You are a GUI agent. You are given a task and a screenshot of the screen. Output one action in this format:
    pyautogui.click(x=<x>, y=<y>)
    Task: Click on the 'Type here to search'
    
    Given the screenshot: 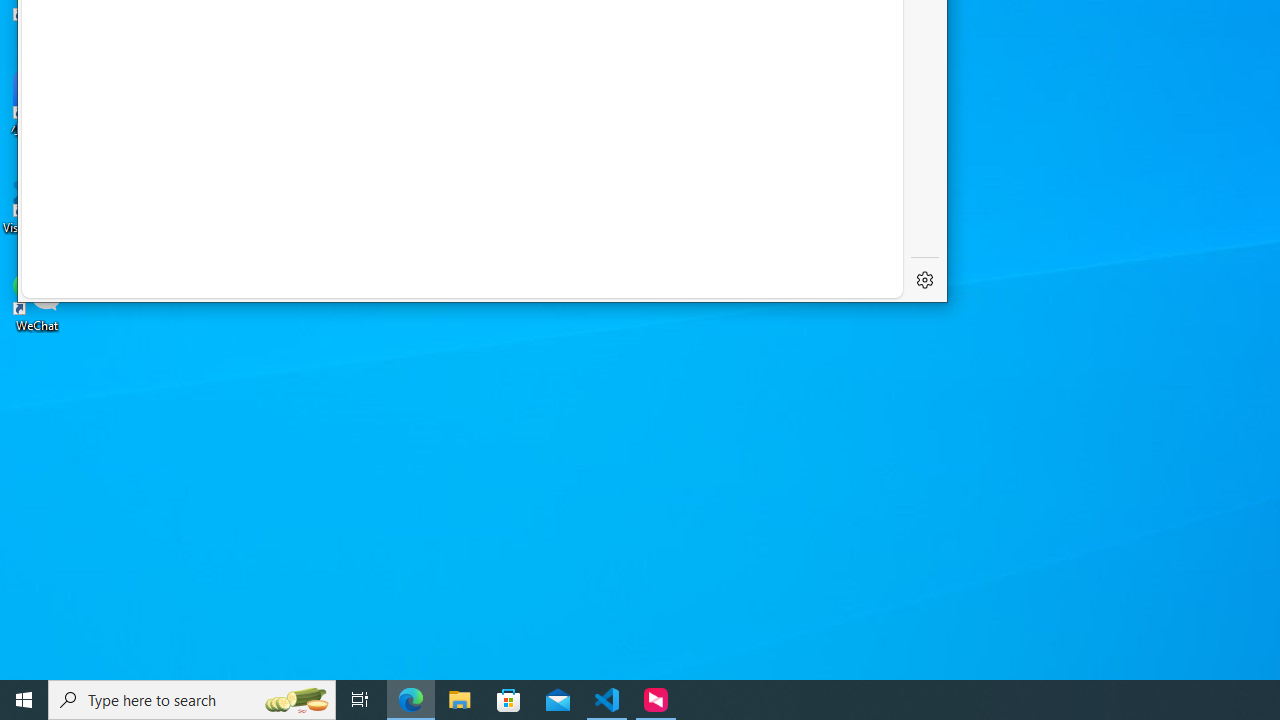 What is the action you would take?
    pyautogui.click(x=192, y=698)
    